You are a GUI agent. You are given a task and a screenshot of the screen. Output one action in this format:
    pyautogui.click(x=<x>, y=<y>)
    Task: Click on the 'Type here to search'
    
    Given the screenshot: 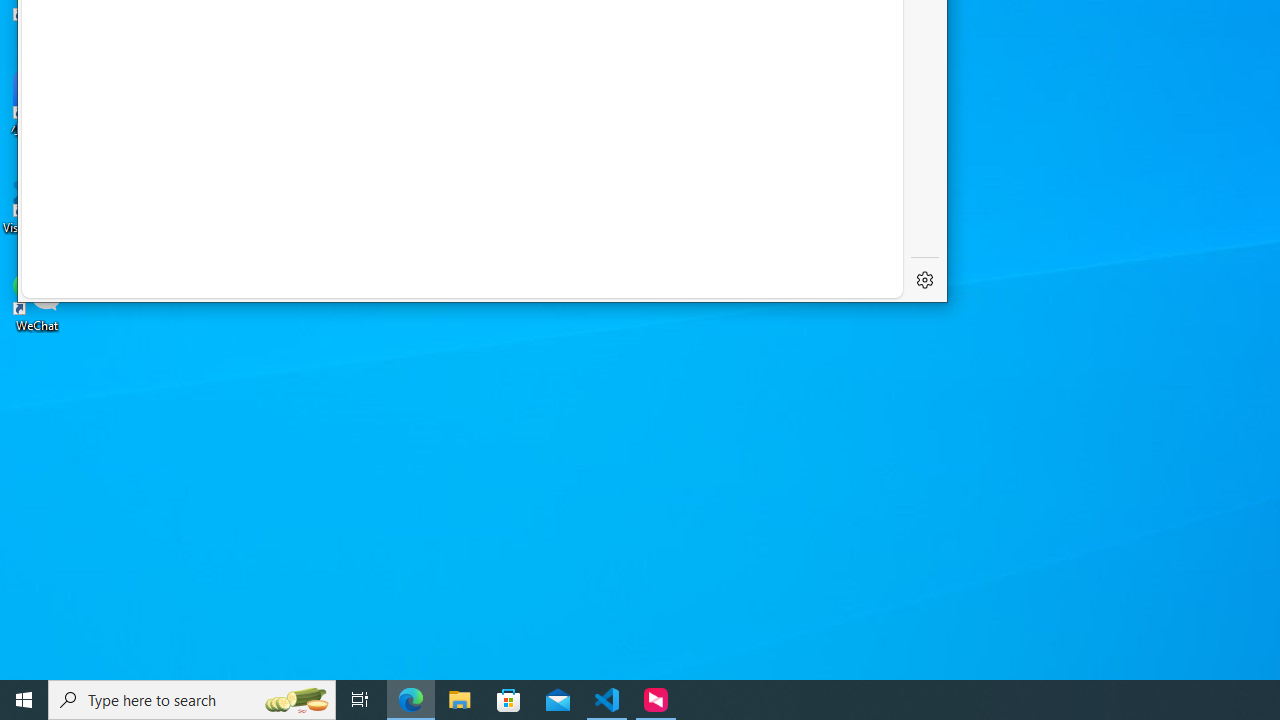 What is the action you would take?
    pyautogui.click(x=192, y=698)
    